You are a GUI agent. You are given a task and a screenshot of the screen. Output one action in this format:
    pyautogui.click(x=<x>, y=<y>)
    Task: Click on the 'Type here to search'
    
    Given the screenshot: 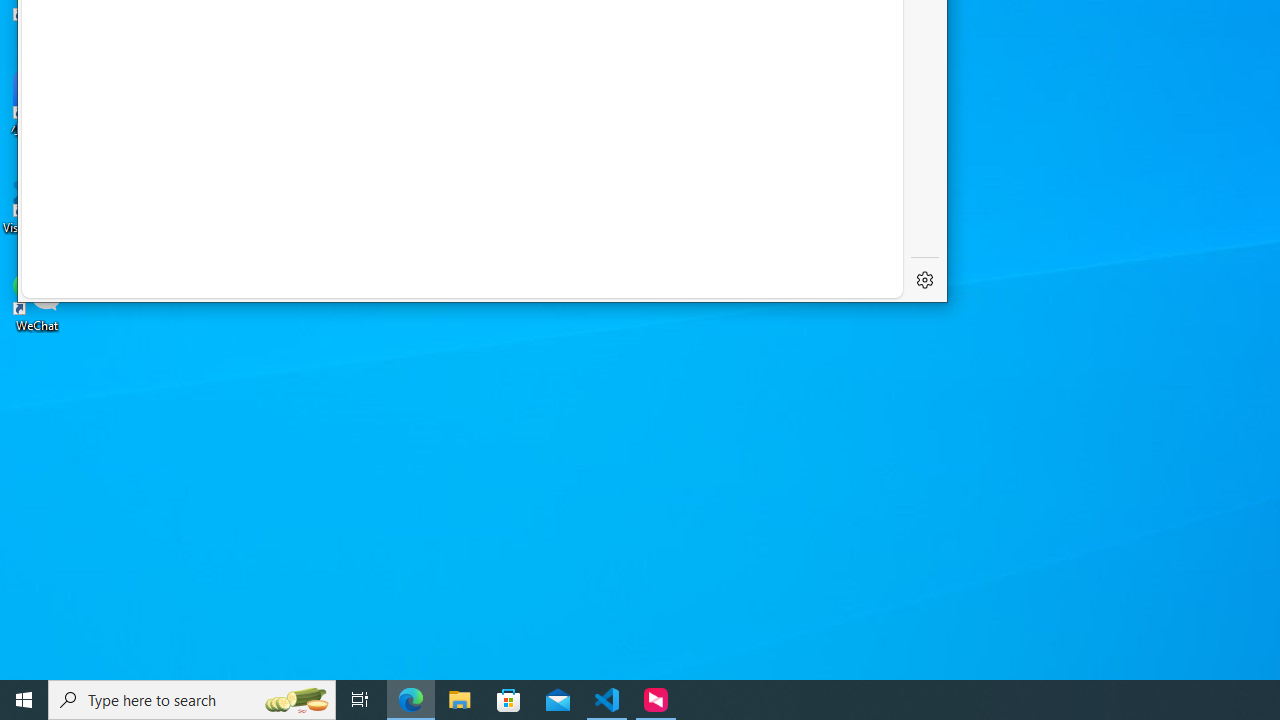 What is the action you would take?
    pyautogui.click(x=192, y=698)
    